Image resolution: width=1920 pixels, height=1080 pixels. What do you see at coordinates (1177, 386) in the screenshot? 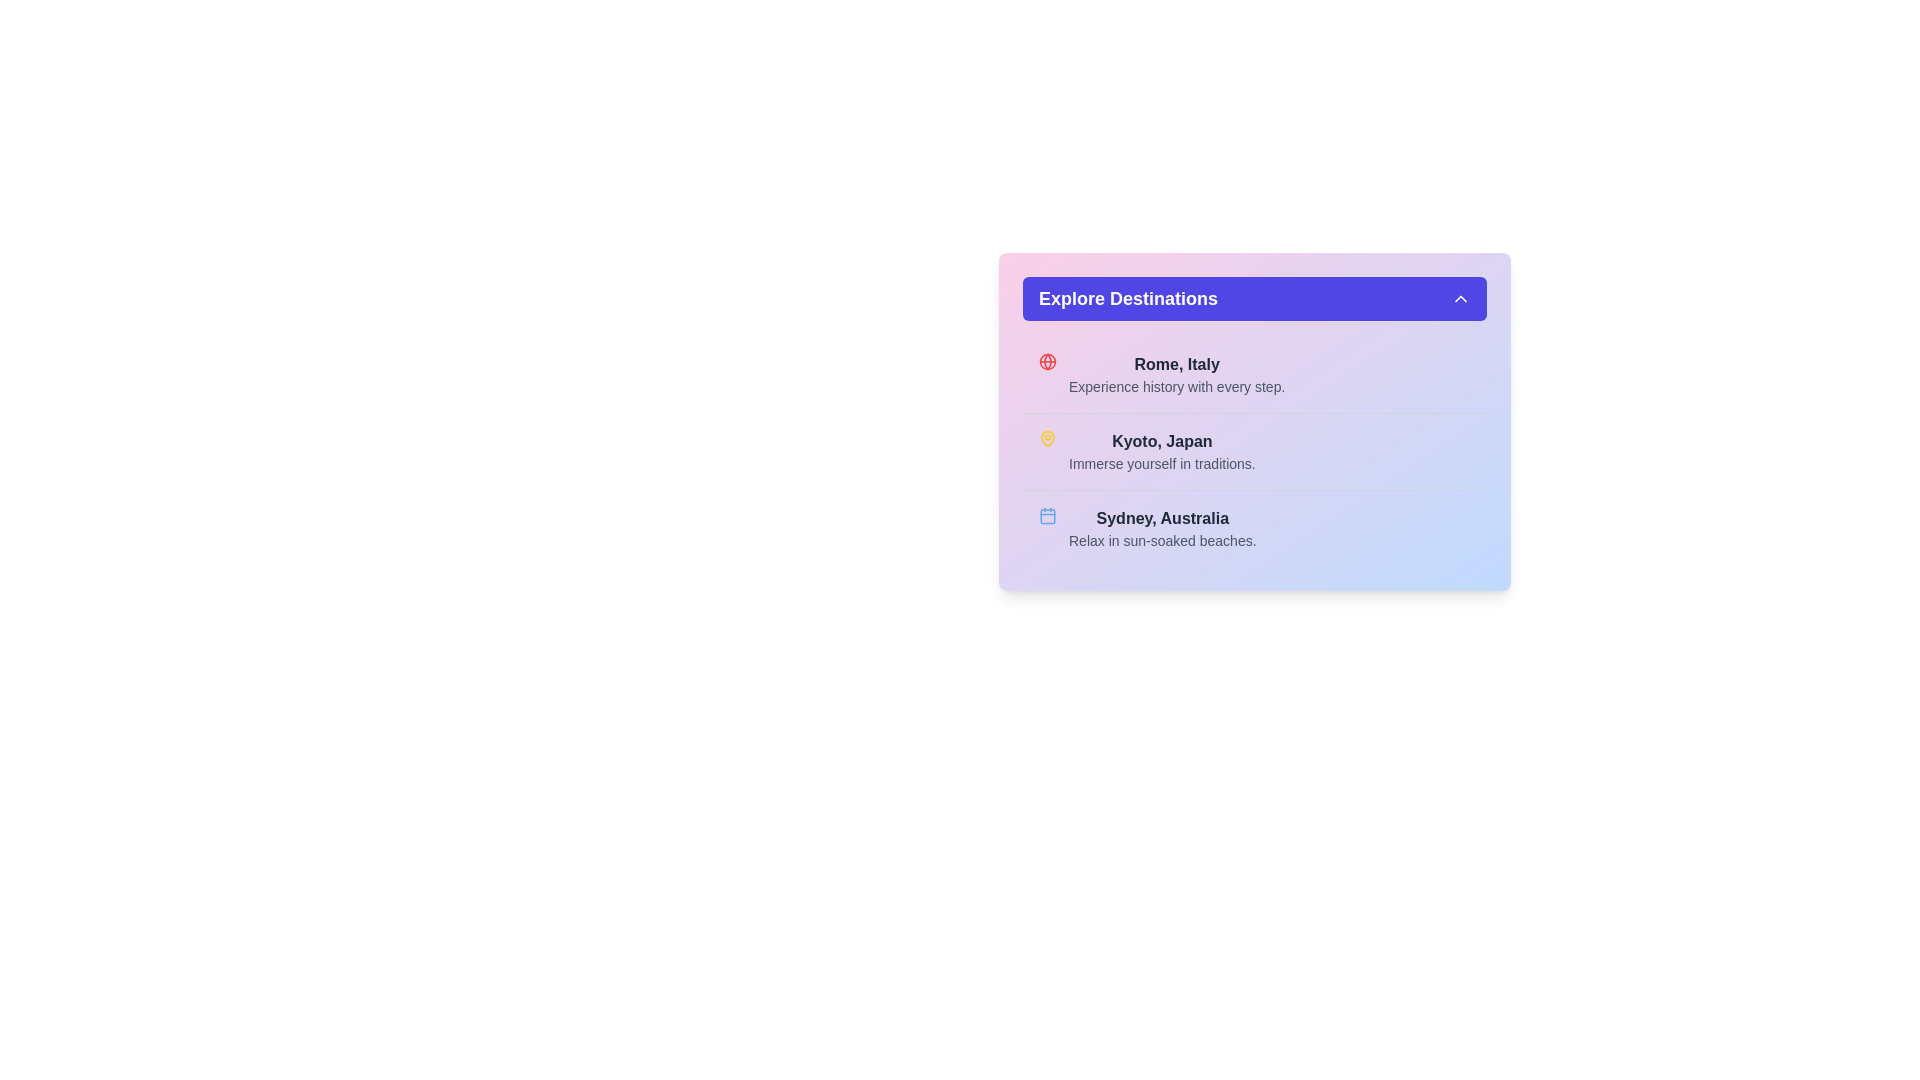
I see `the text caption 'Experience history with every step.' which is positioned beneath the headline 'Rome, Italy' within the 'Explore Destinations' section` at bounding box center [1177, 386].